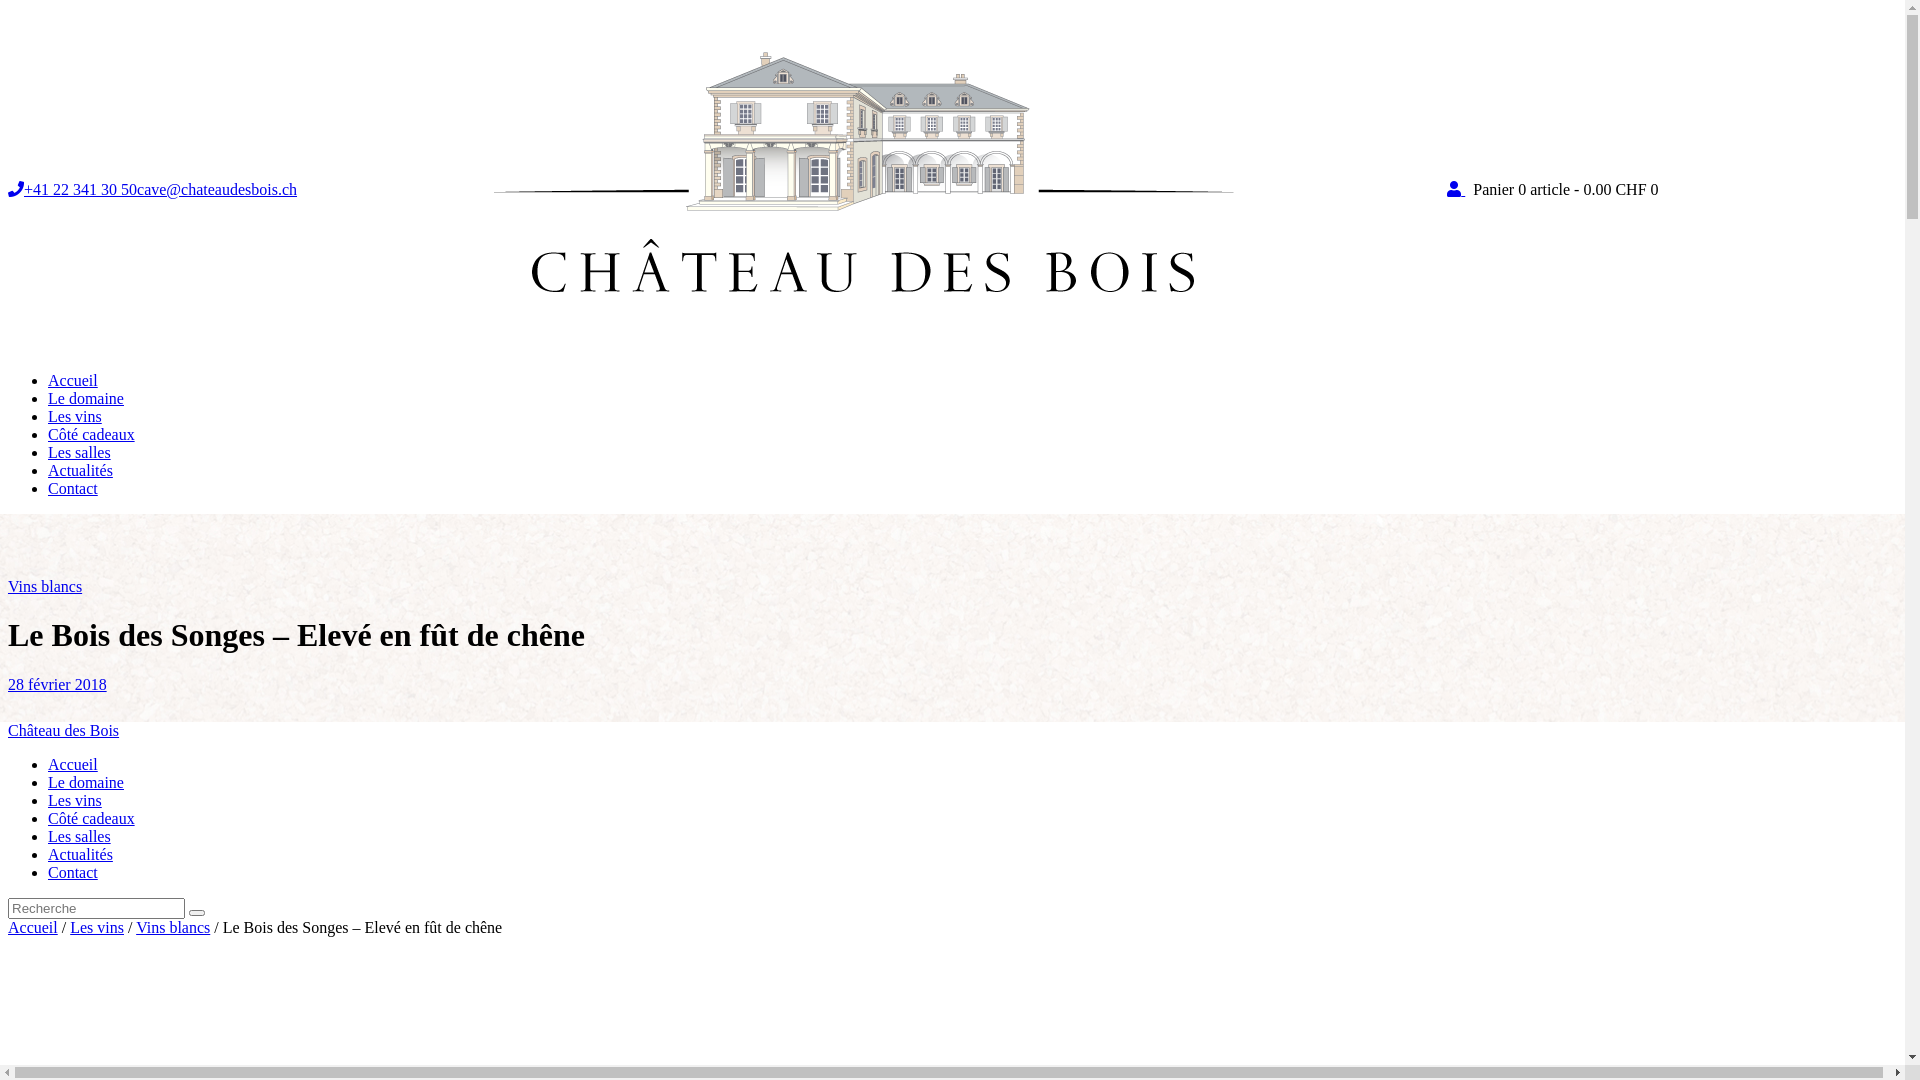 The width and height of the screenshot is (1920, 1080). Describe the element at coordinates (79, 452) in the screenshot. I see `'Les salles'` at that location.